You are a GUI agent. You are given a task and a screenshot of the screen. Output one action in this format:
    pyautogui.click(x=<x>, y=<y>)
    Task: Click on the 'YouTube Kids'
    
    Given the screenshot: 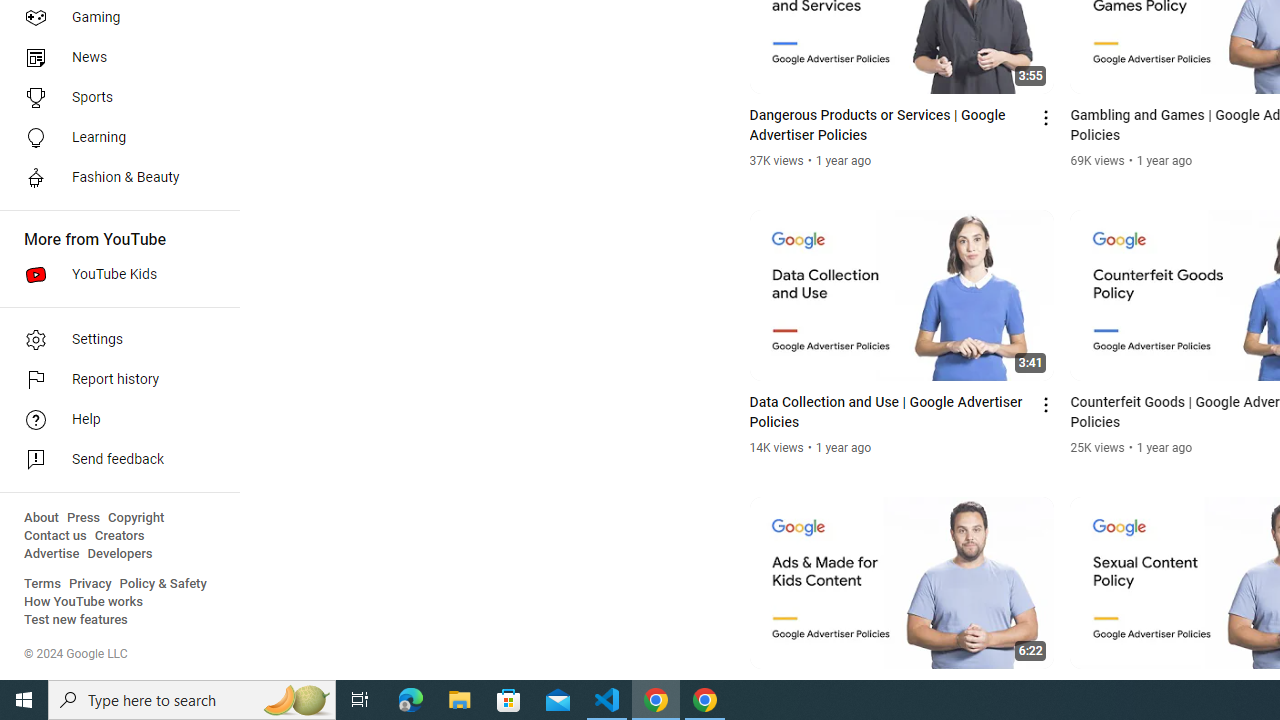 What is the action you would take?
    pyautogui.click(x=112, y=275)
    